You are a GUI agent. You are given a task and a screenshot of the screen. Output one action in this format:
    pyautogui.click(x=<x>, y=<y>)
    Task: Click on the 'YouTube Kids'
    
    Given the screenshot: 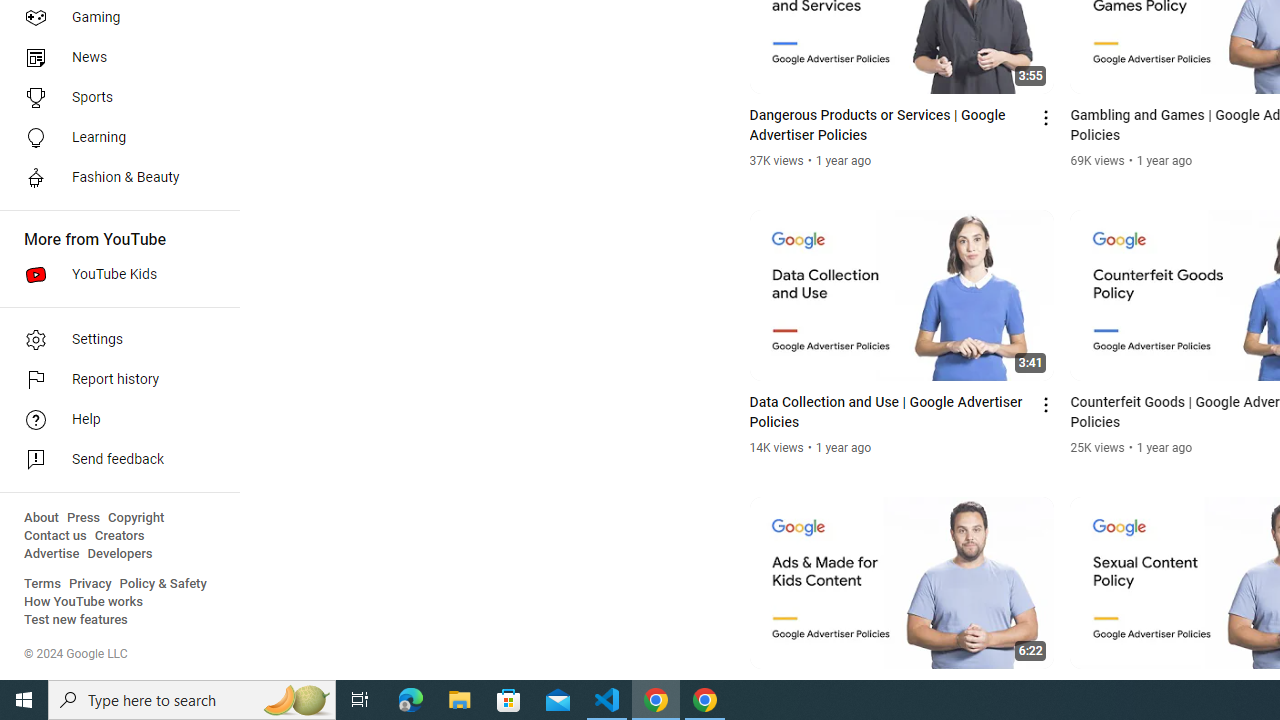 What is the action you would take?
    pyautogui.click(x=112, y=275)
    